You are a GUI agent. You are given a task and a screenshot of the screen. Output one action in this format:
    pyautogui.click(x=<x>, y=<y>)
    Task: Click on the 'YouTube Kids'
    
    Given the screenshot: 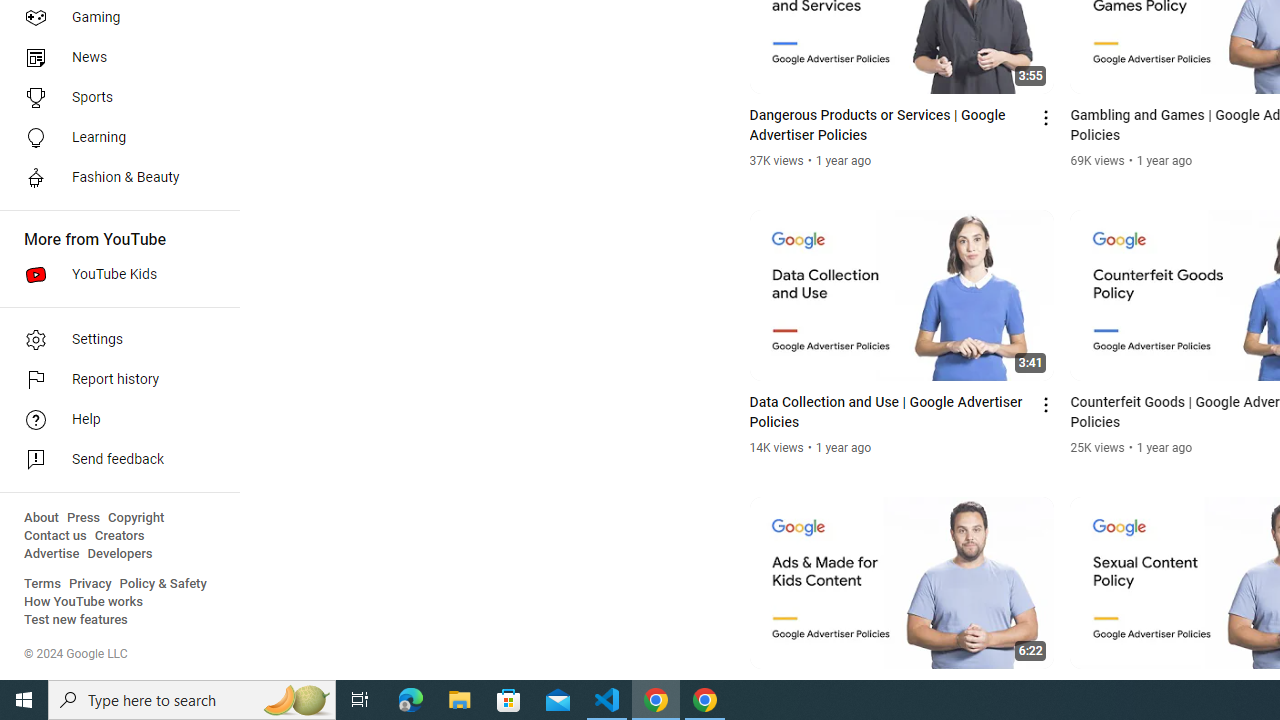 What is the action you would take?
    pyautogui.click(x=112, y=275)
    